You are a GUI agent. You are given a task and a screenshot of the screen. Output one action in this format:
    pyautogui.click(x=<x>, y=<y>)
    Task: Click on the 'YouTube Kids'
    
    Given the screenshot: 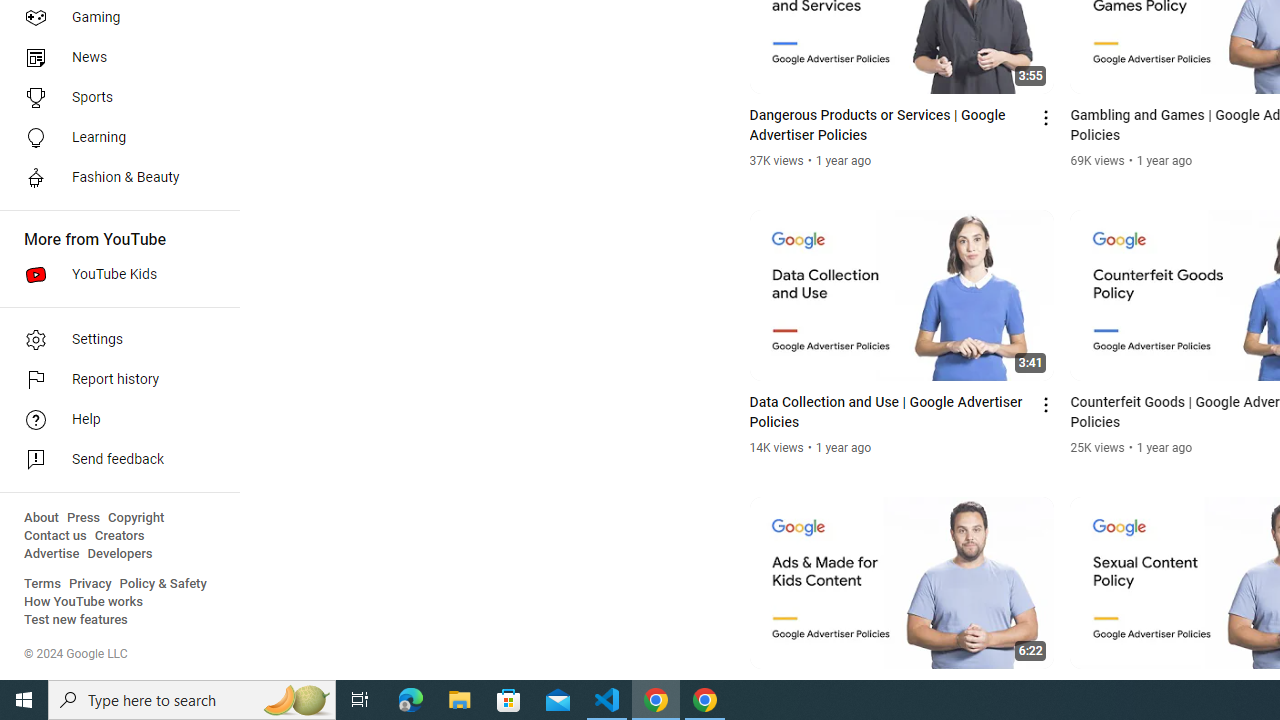 What is the action you would take?
    pyautogui.click(x=112, y=275)
    